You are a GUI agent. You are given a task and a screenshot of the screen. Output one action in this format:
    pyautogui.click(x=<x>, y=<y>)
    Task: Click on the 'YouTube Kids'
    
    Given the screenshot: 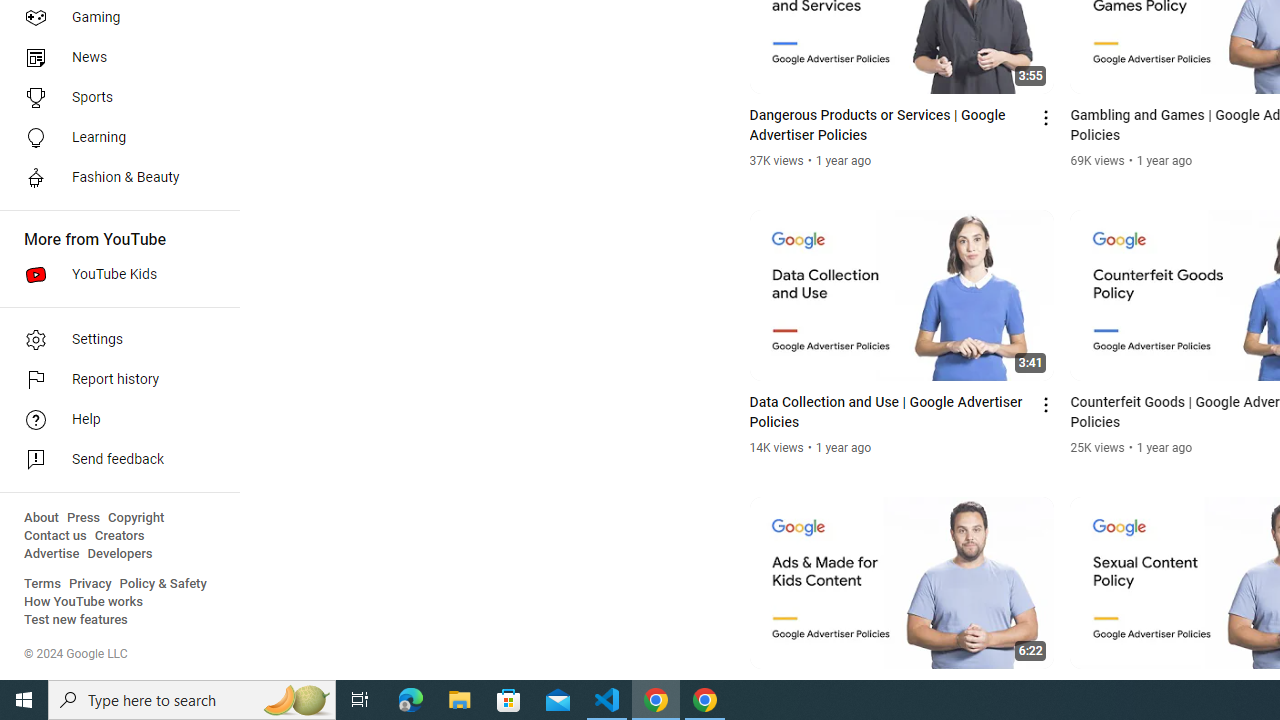 What is the action you would take?
    pyautogui.click(x=112, y=275)
    